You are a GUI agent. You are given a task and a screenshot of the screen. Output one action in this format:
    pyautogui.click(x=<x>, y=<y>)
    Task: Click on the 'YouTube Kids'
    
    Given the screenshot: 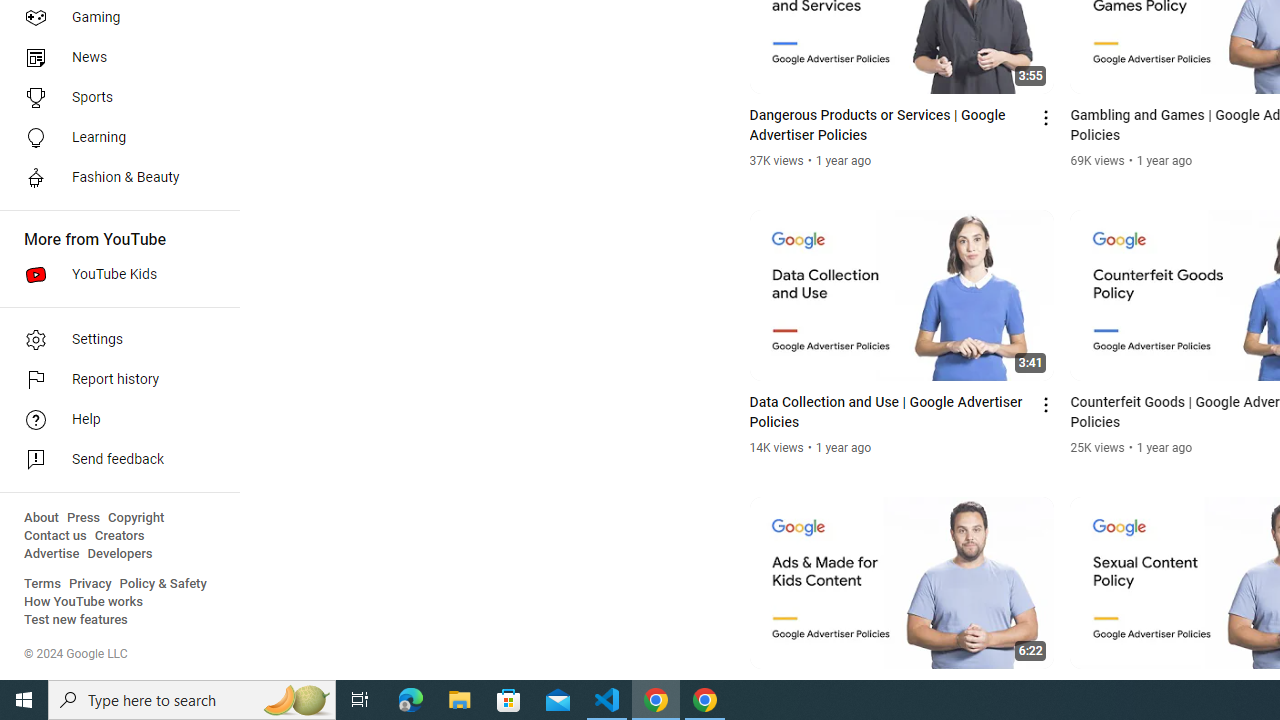 What is the action you would take?
    pyautogui.click(x=112, y=275)
    